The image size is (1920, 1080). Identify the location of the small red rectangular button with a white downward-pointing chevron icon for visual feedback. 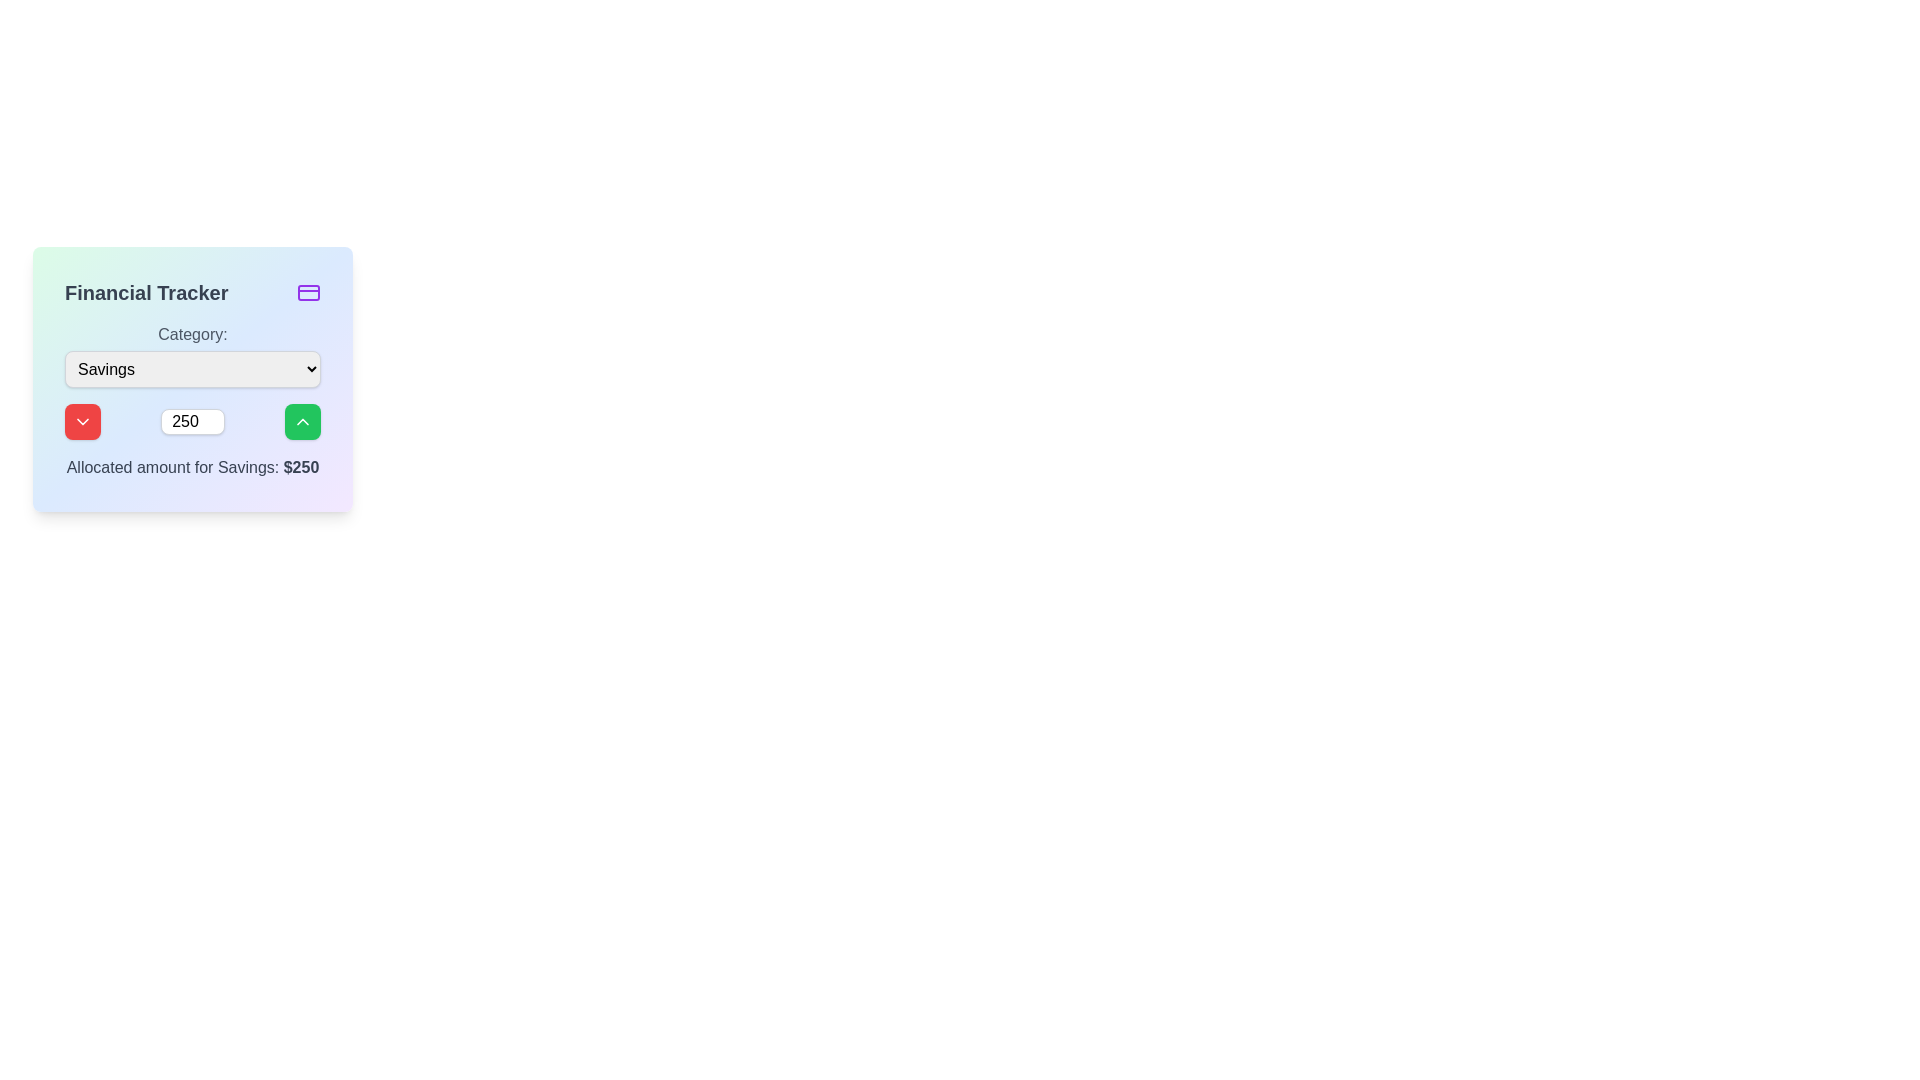
(81, 420).